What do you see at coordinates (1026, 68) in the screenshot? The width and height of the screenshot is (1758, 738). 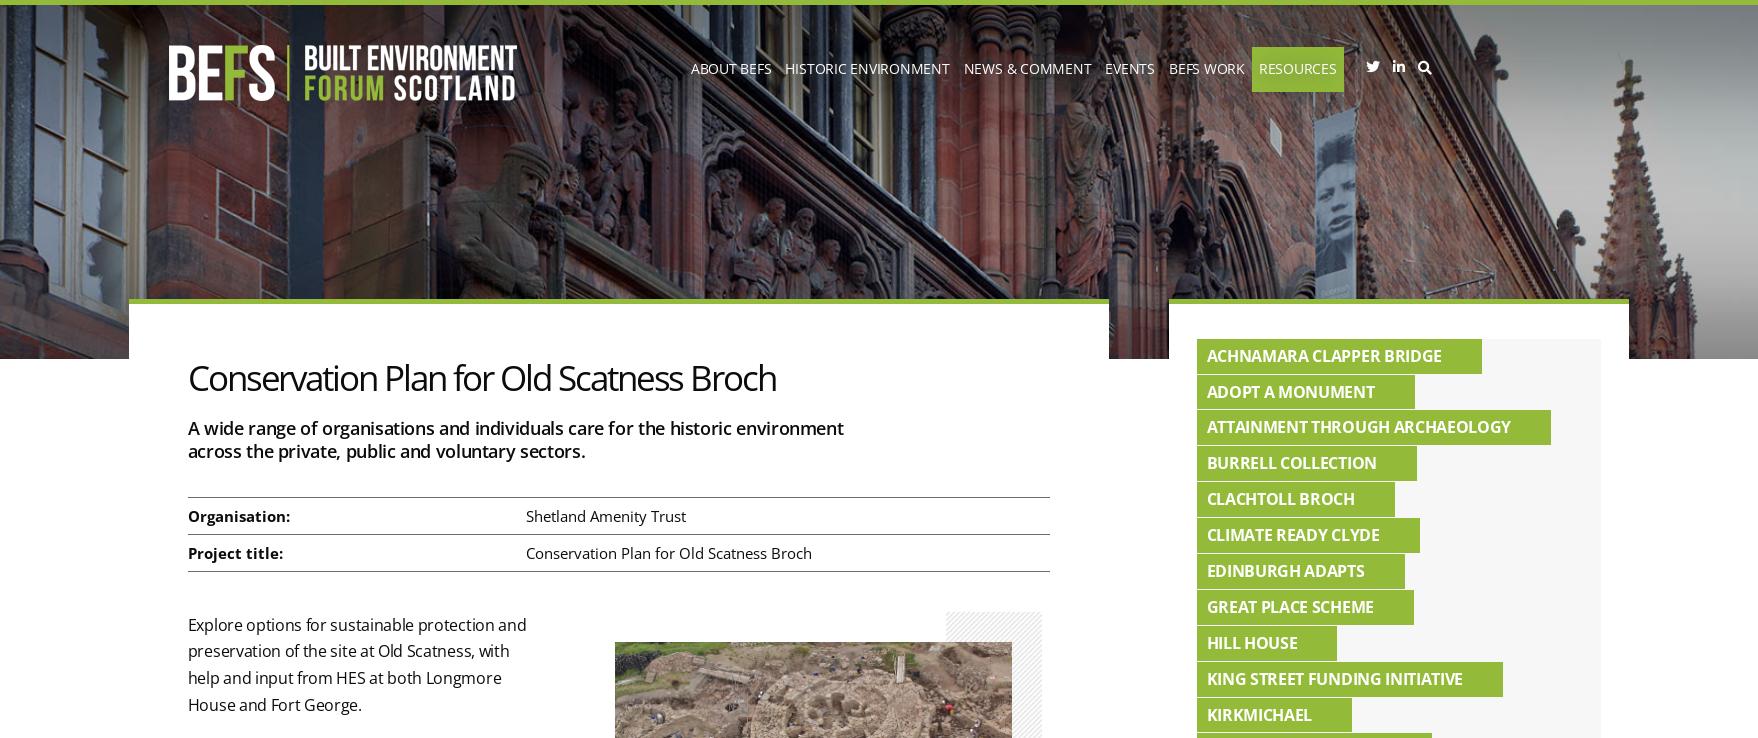 I see `'News & Comment'` at bounding box center [1026, 68].